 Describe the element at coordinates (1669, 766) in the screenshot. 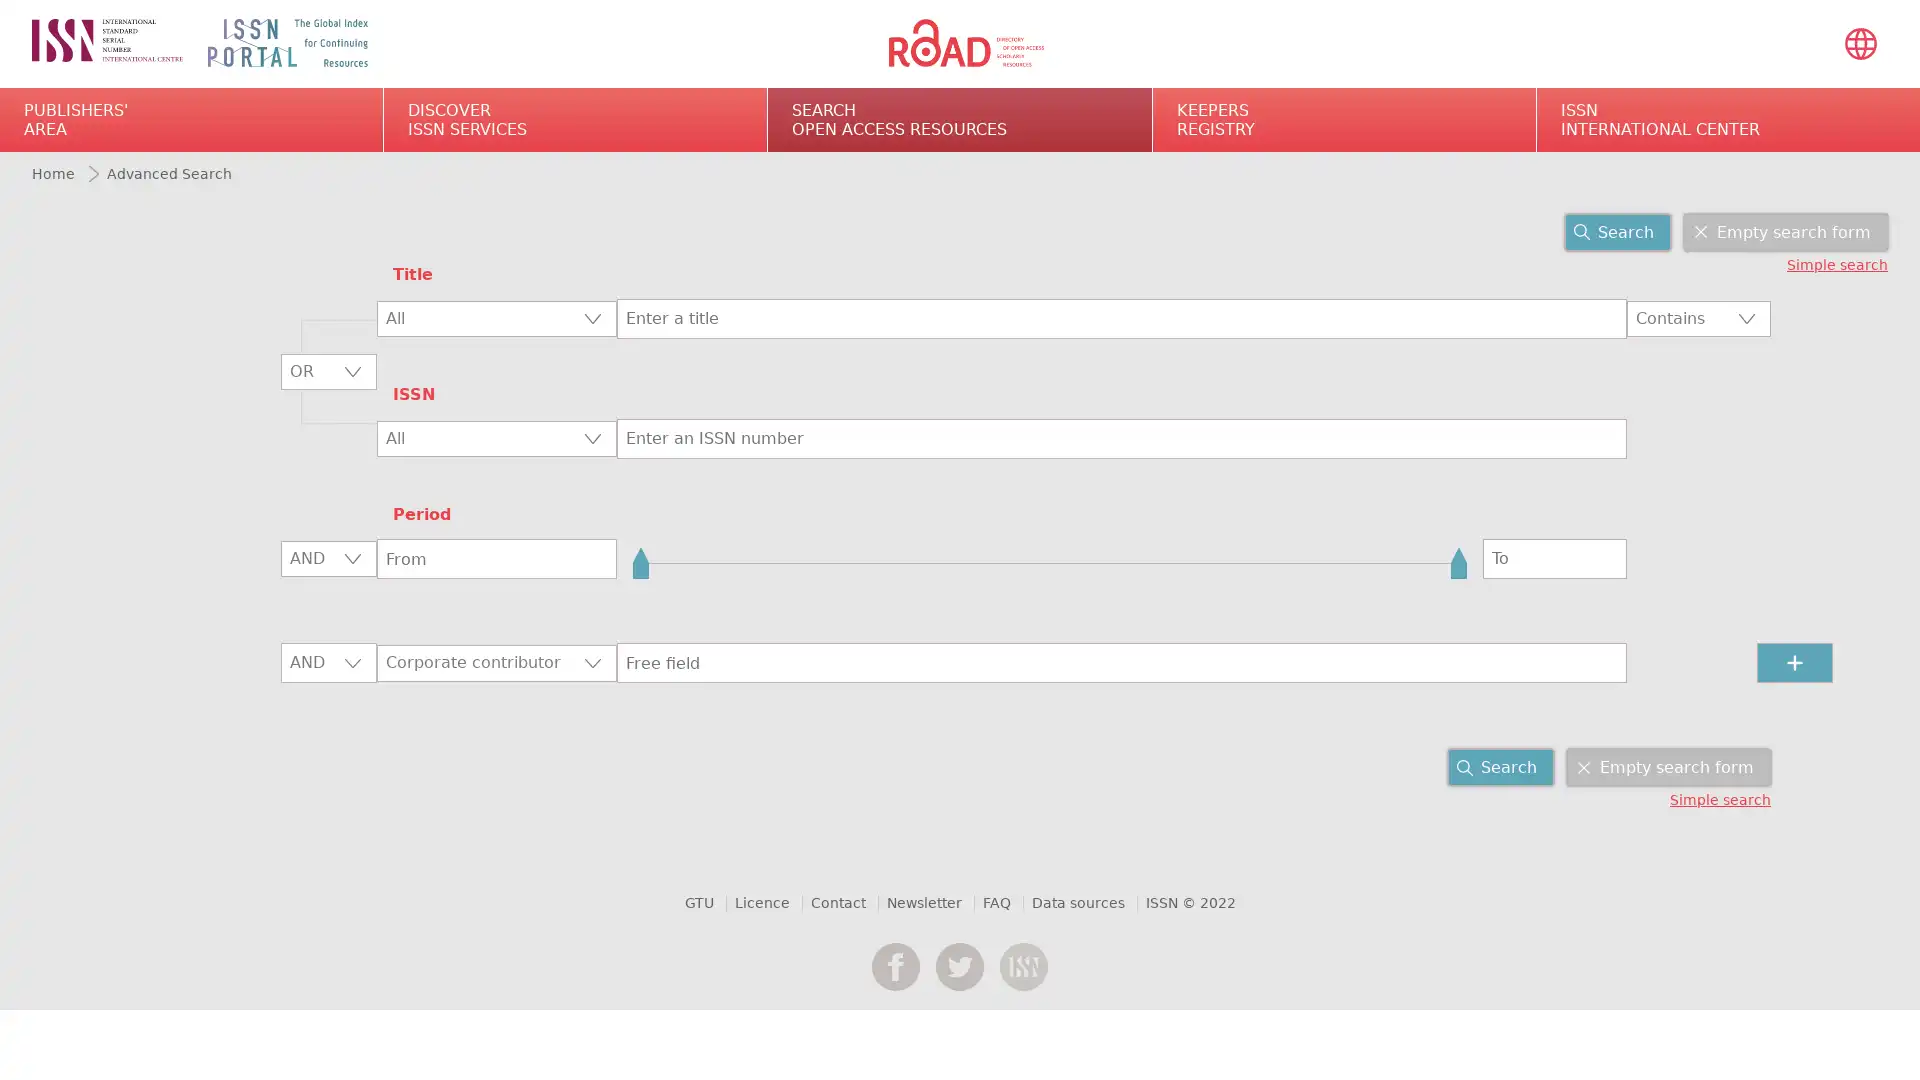

I see `Empty search form` at that location.